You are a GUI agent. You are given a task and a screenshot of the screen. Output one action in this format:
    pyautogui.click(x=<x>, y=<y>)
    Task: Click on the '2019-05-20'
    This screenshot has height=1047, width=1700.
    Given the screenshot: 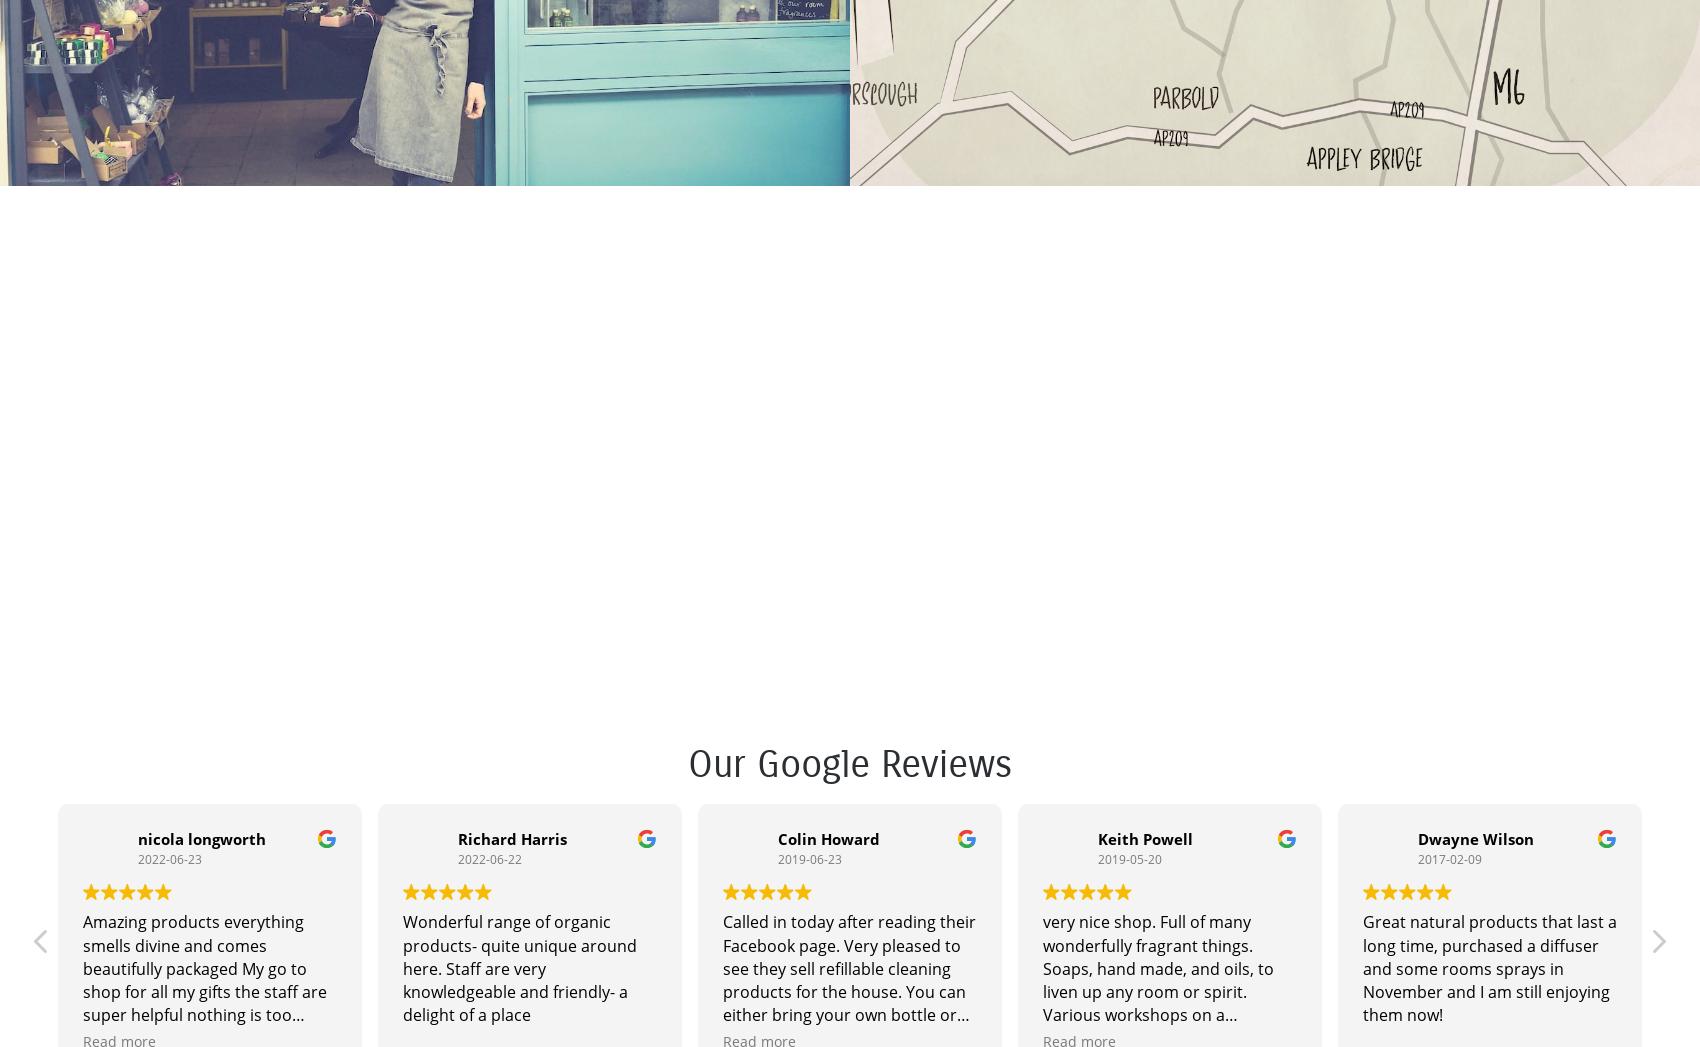 What is the action you would take?
    pyautogui.click(x=1129, y=857)
    